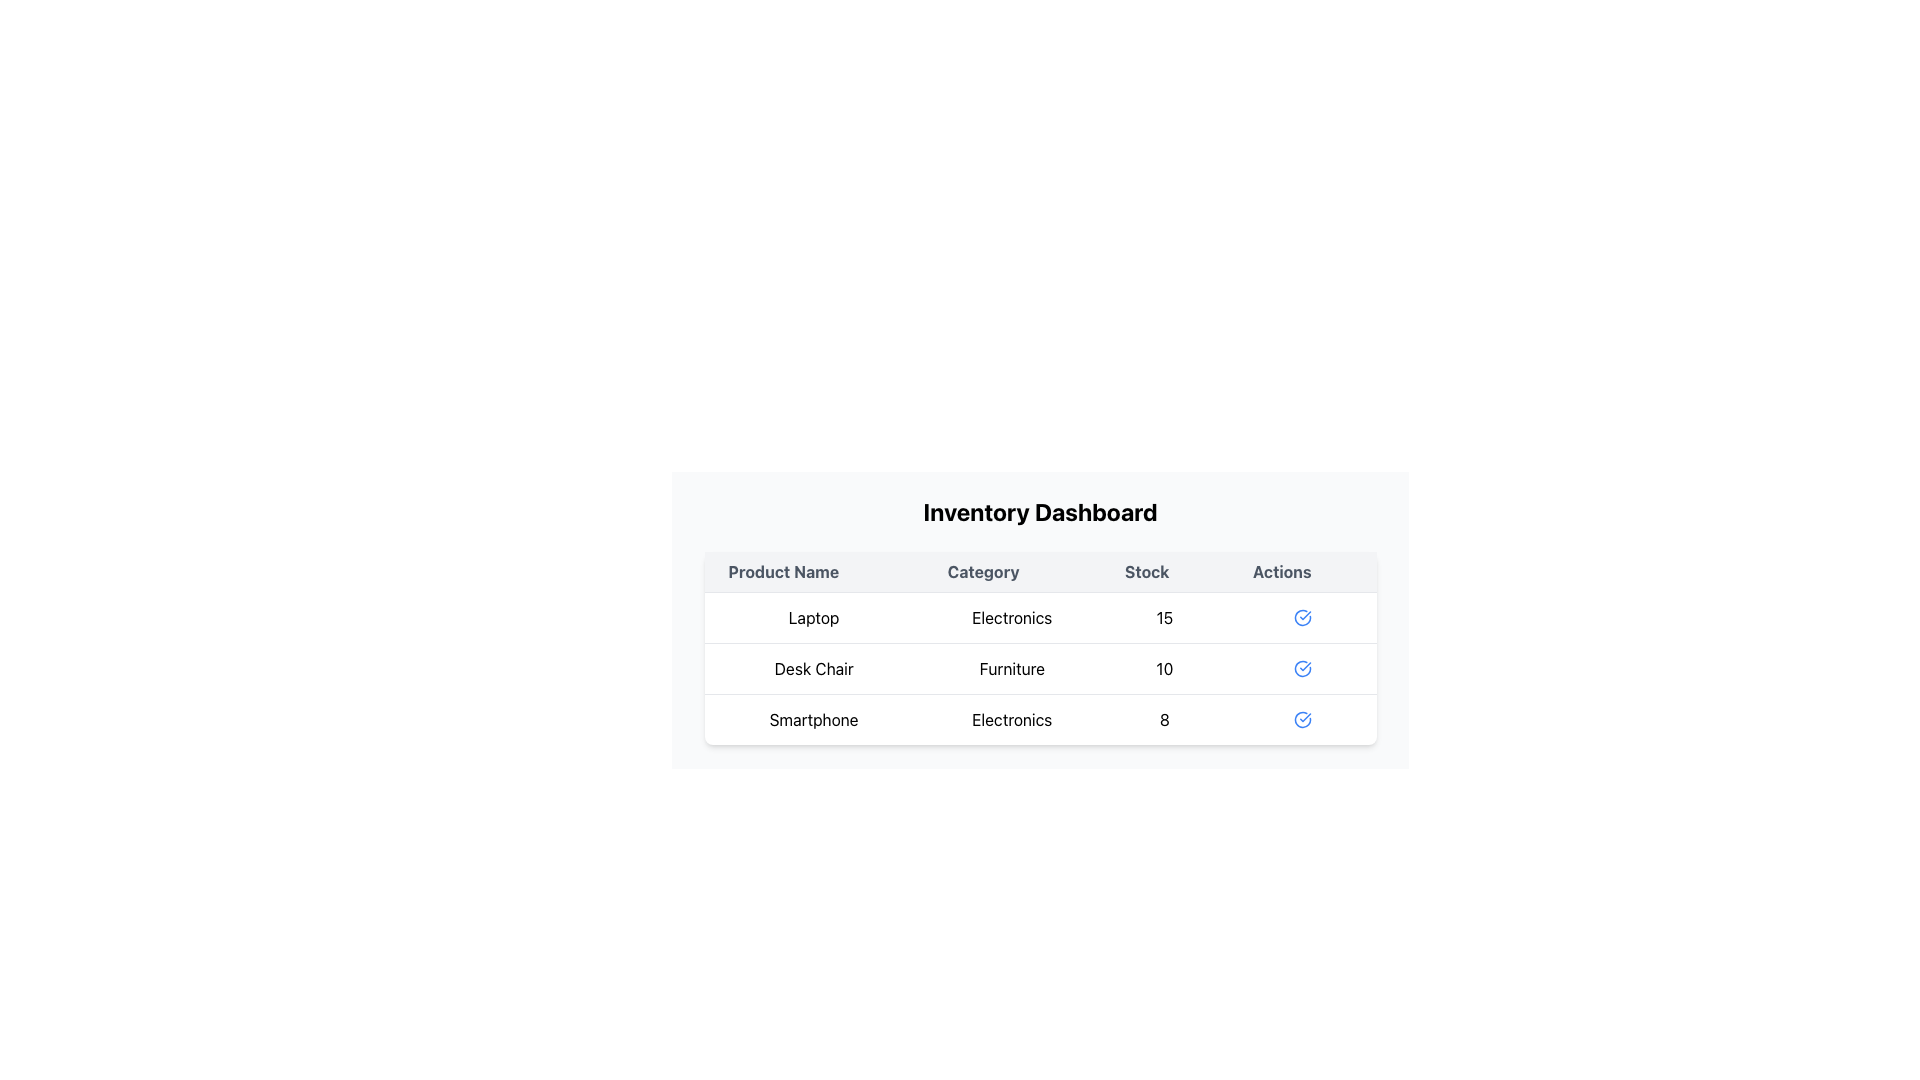 Image resolution: width=1920 pixels, height=1080 pixels. Describe the element at coordinates (1164, 572) in the screenshot. I see `the 'Stock' text label in the table header, which is bolded with a grayish font color and located between 'Category' and 'Actions.'` at that location.